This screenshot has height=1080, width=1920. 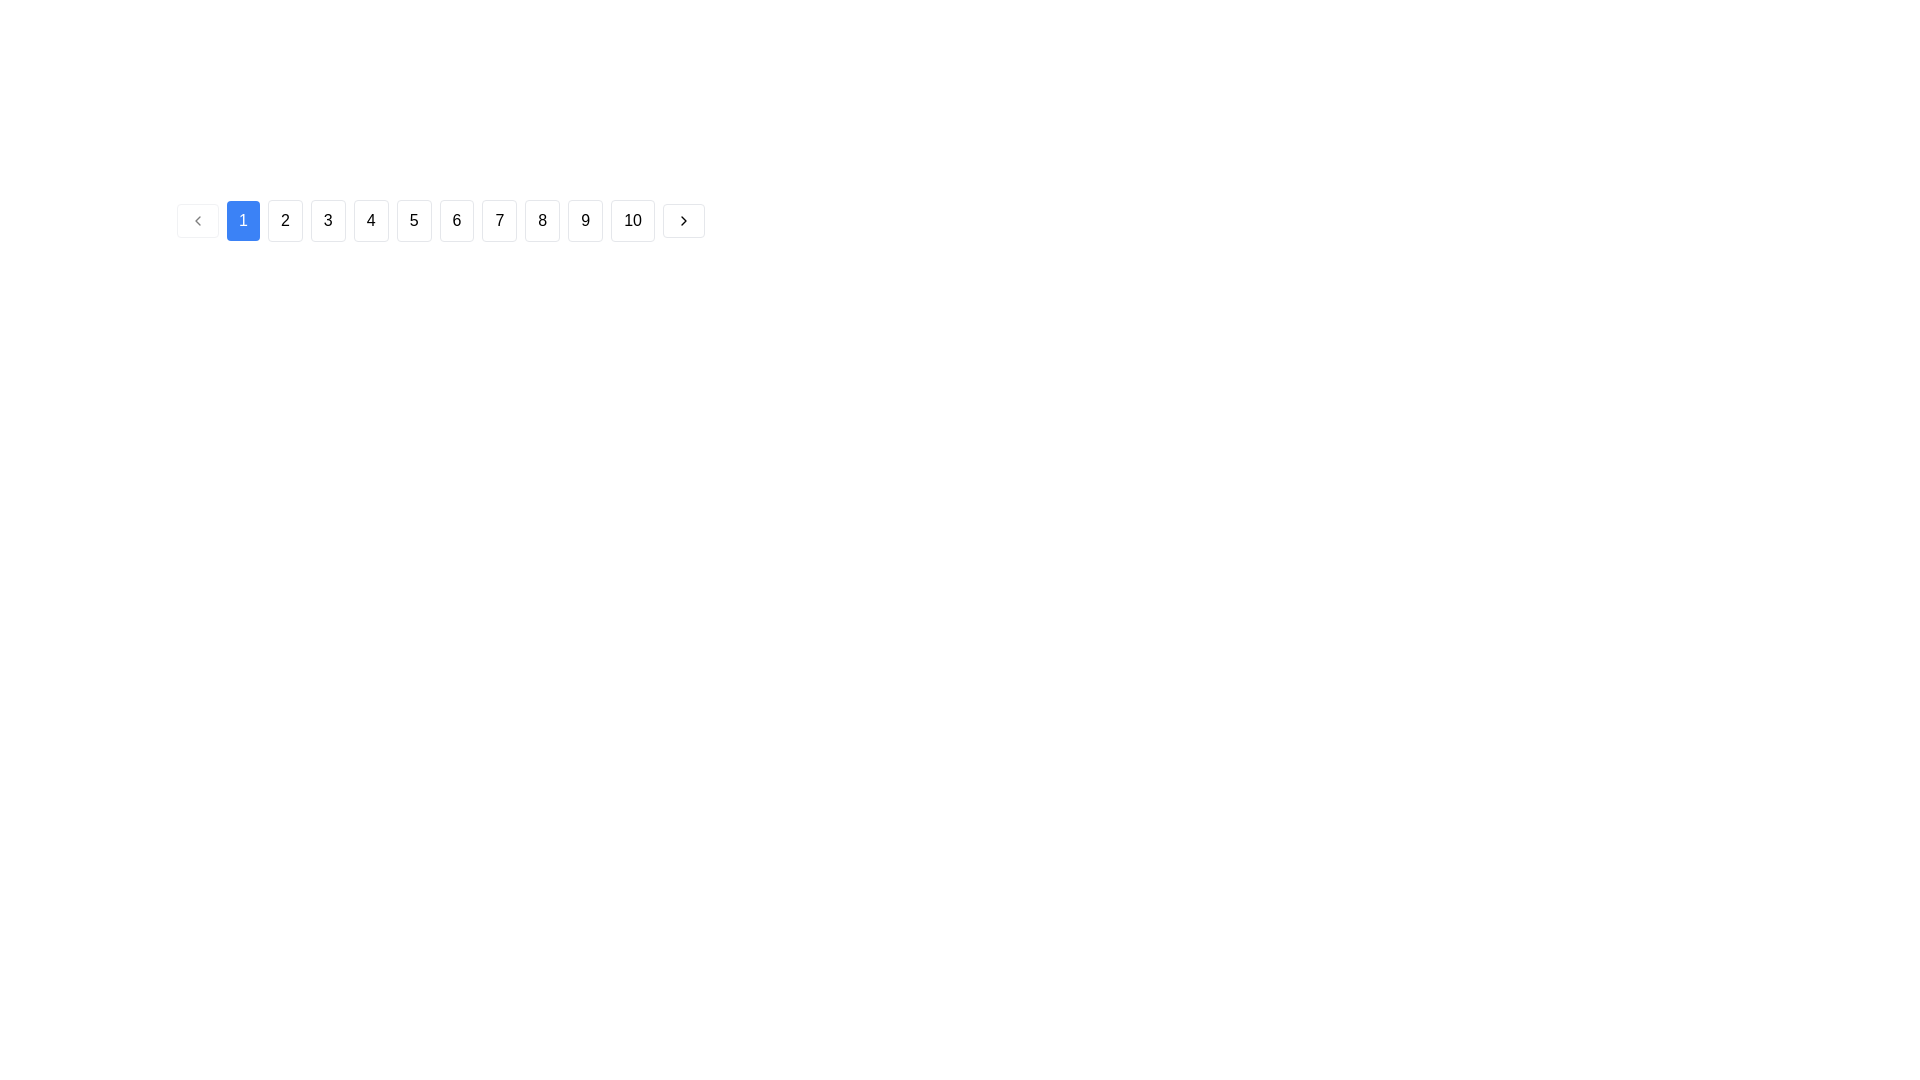 What do you see at coordinates (455, 220) in the screenshot?
I see `the sixth numeric button in the pagination bar to observe any hover effects` at bounding box center [455, 220].